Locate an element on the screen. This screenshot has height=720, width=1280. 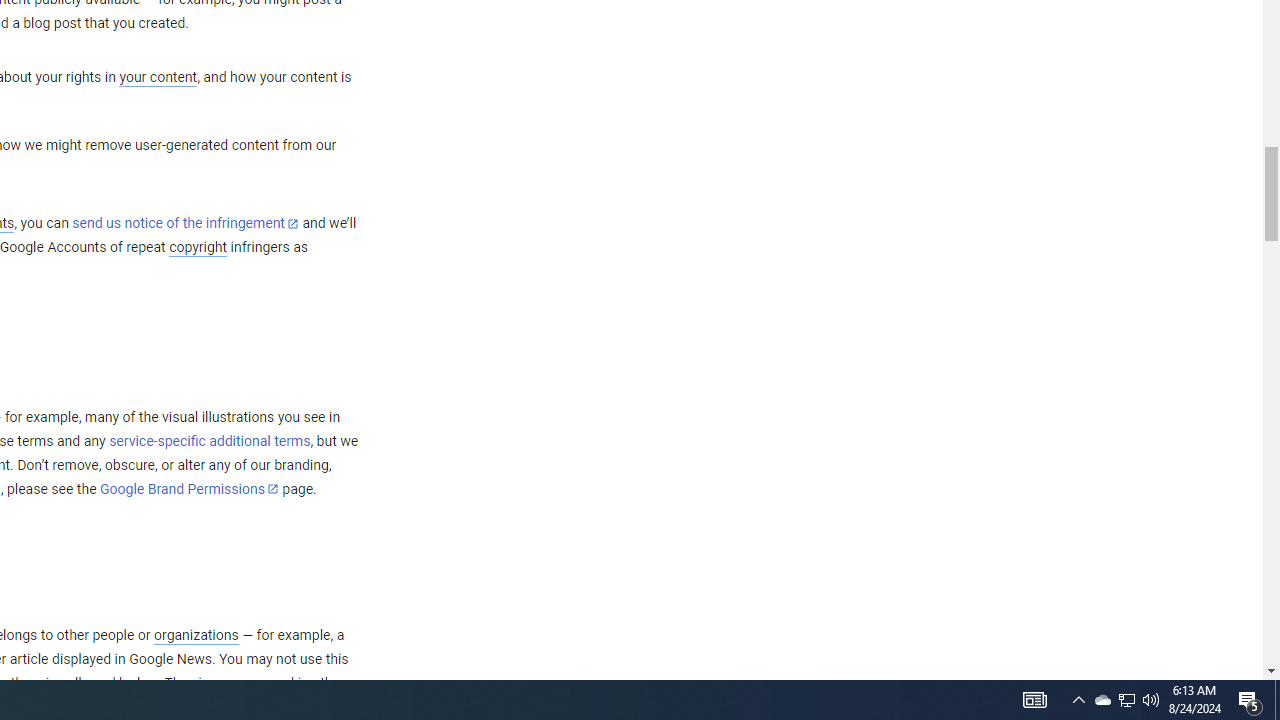
'organizations' is located at coordinates (196, 635).